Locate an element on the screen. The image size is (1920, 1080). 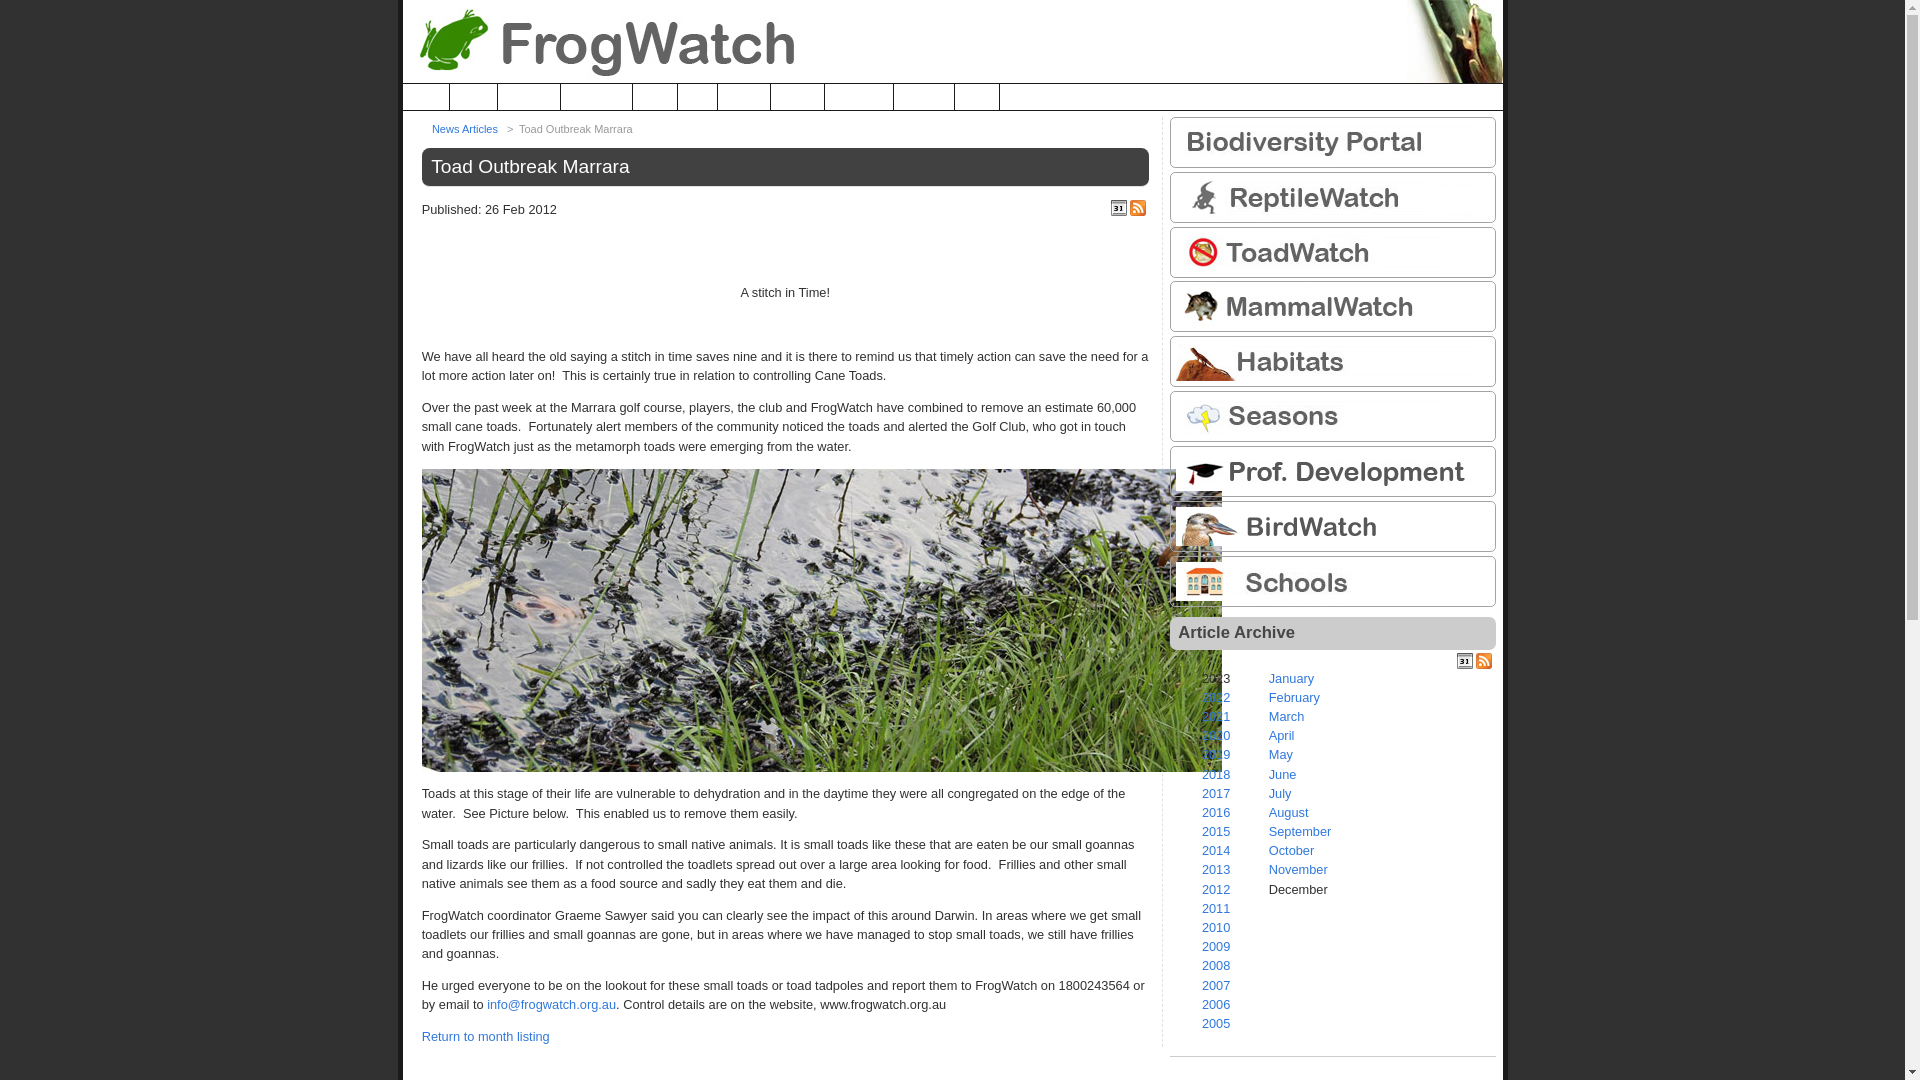
'January' is located at coordinates (1267, 677).